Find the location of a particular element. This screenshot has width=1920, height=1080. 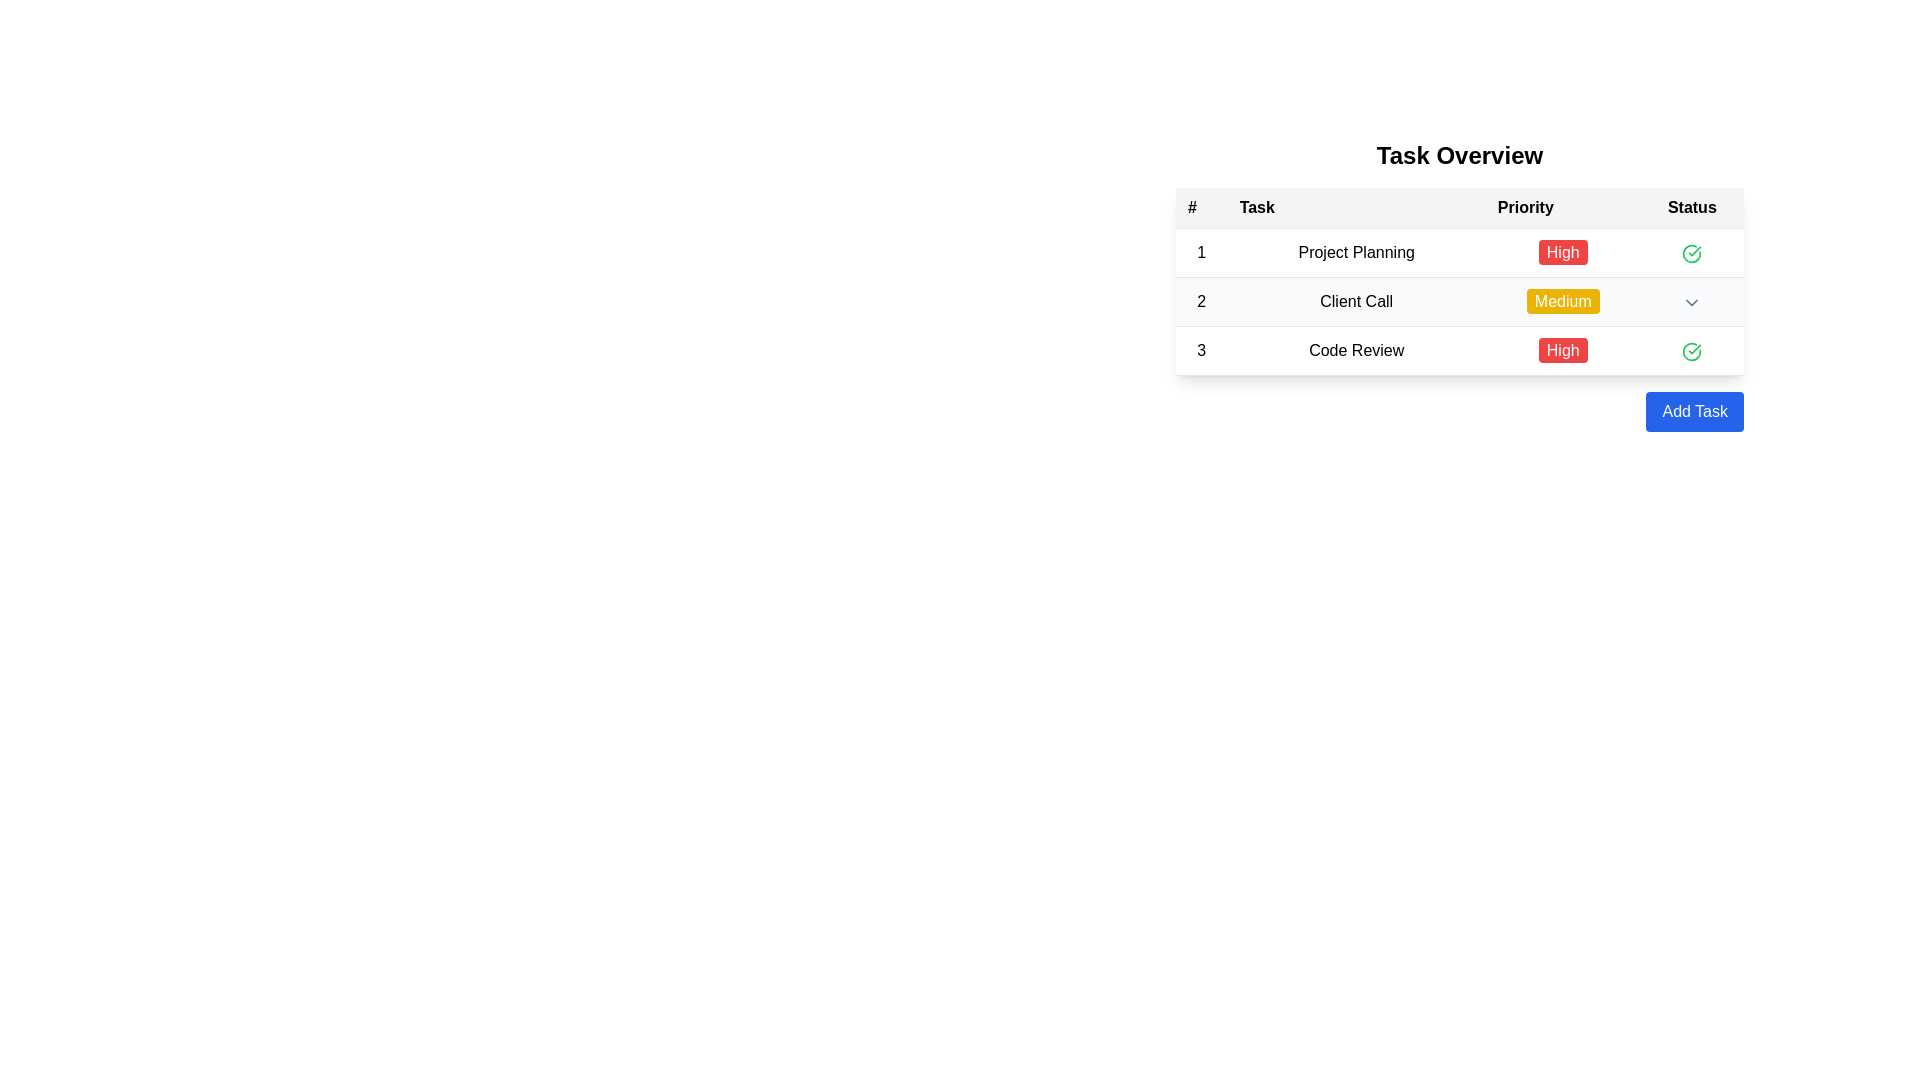

the high-priority status label located in the 'Priority' column of the first row in the 'Task Overview' table, positioned between the 'Task' and 'Status' columns is located at coordinates (1562, 251).